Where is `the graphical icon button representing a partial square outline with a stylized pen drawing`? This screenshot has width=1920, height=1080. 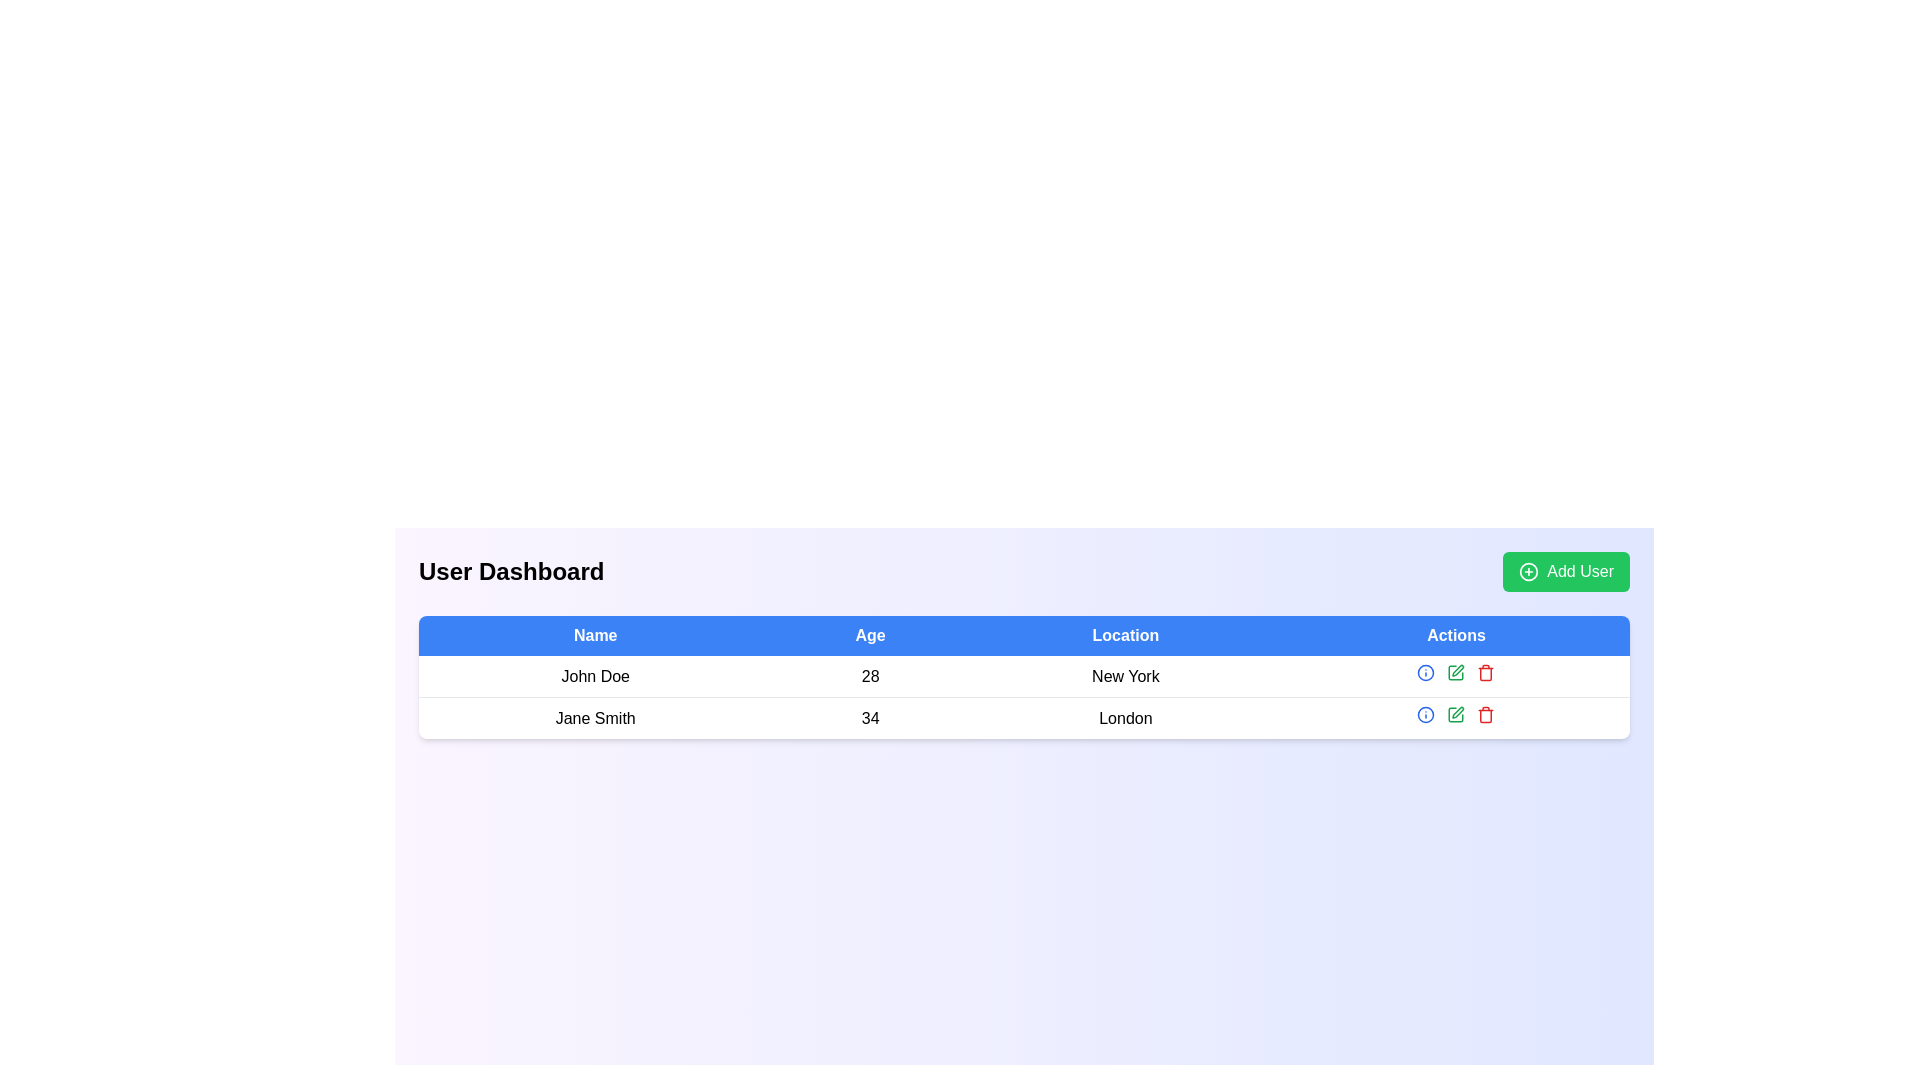 the graphical icon button representing a partial square outline with a stylized pen drawing is located at coordinates (1456, 672).